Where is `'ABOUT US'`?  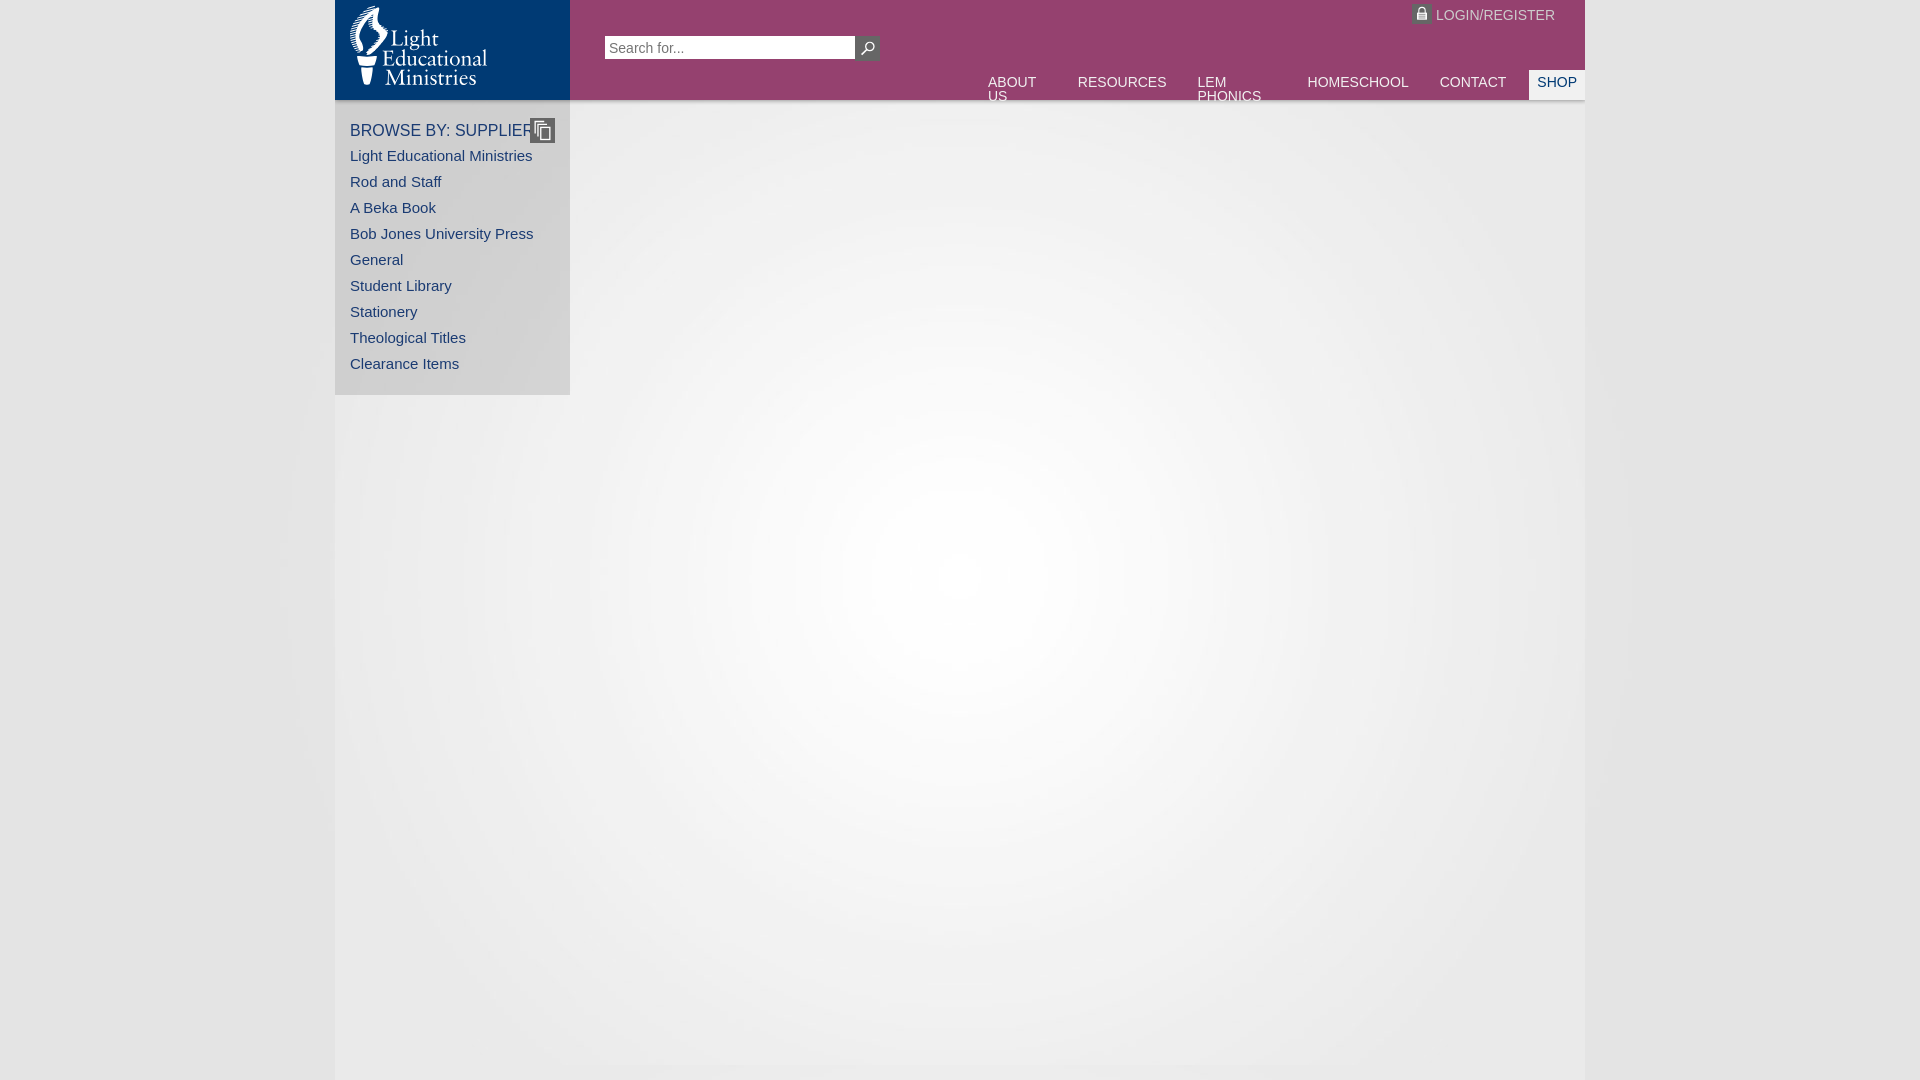
'ABOUT US' is located at coordinates (1017, 92).